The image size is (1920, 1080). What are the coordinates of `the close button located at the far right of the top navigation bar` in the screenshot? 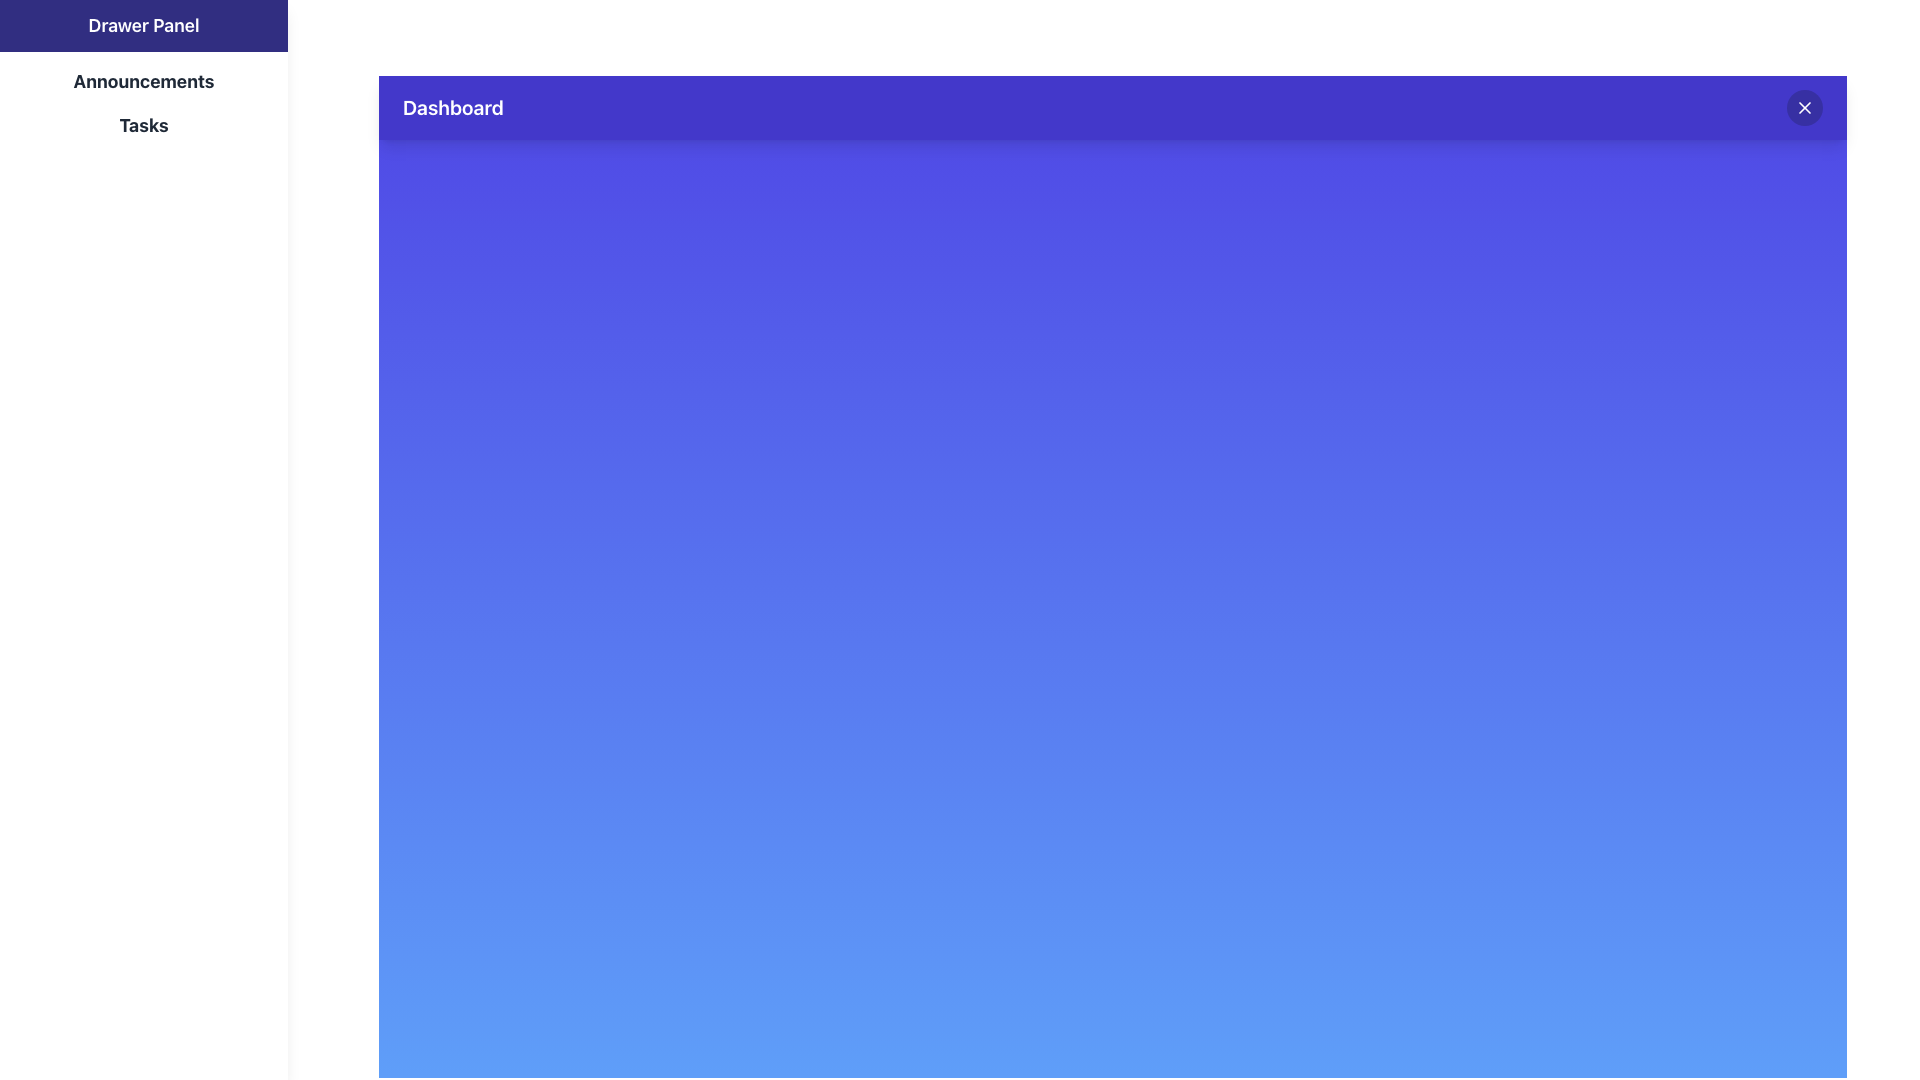 It's located at (1804, 108).